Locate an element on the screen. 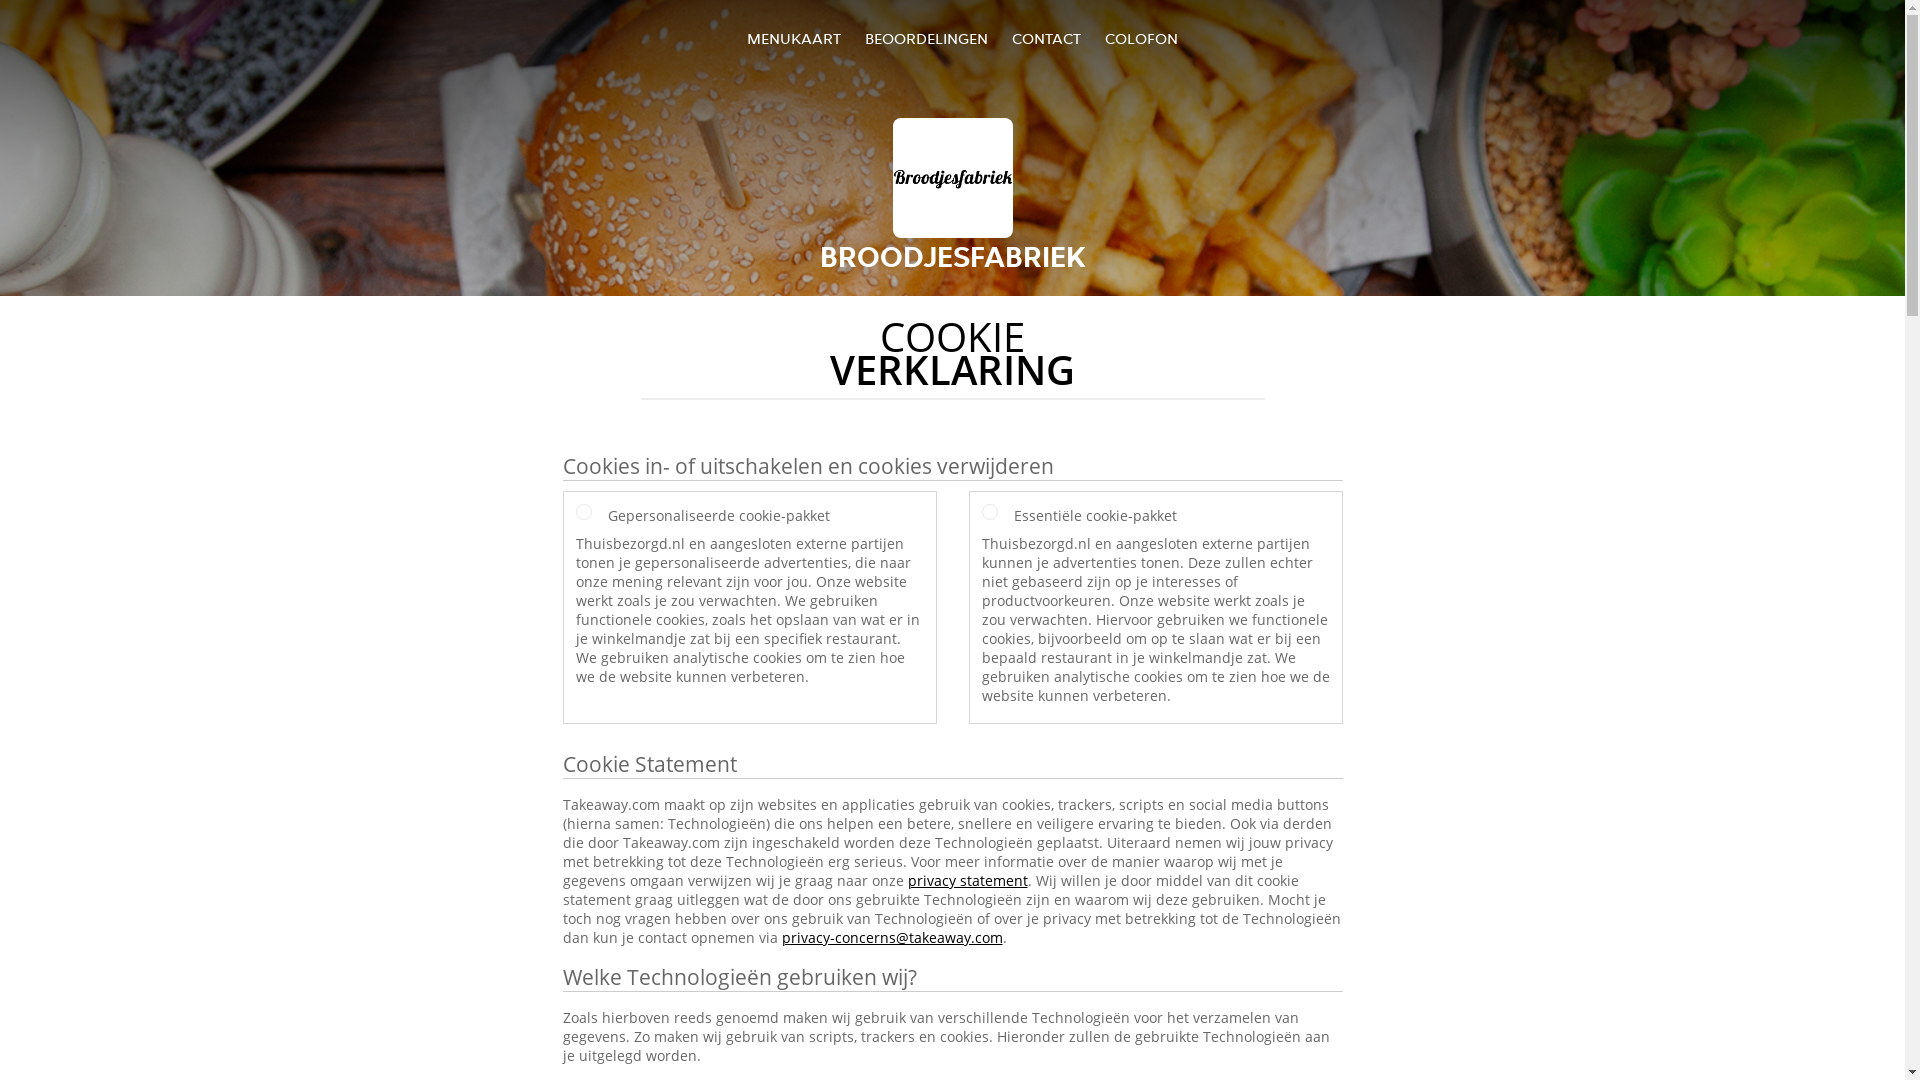 This screenshot has height=1080, width=1920. 'CONTACT' is located at coordinates (1012, 38).